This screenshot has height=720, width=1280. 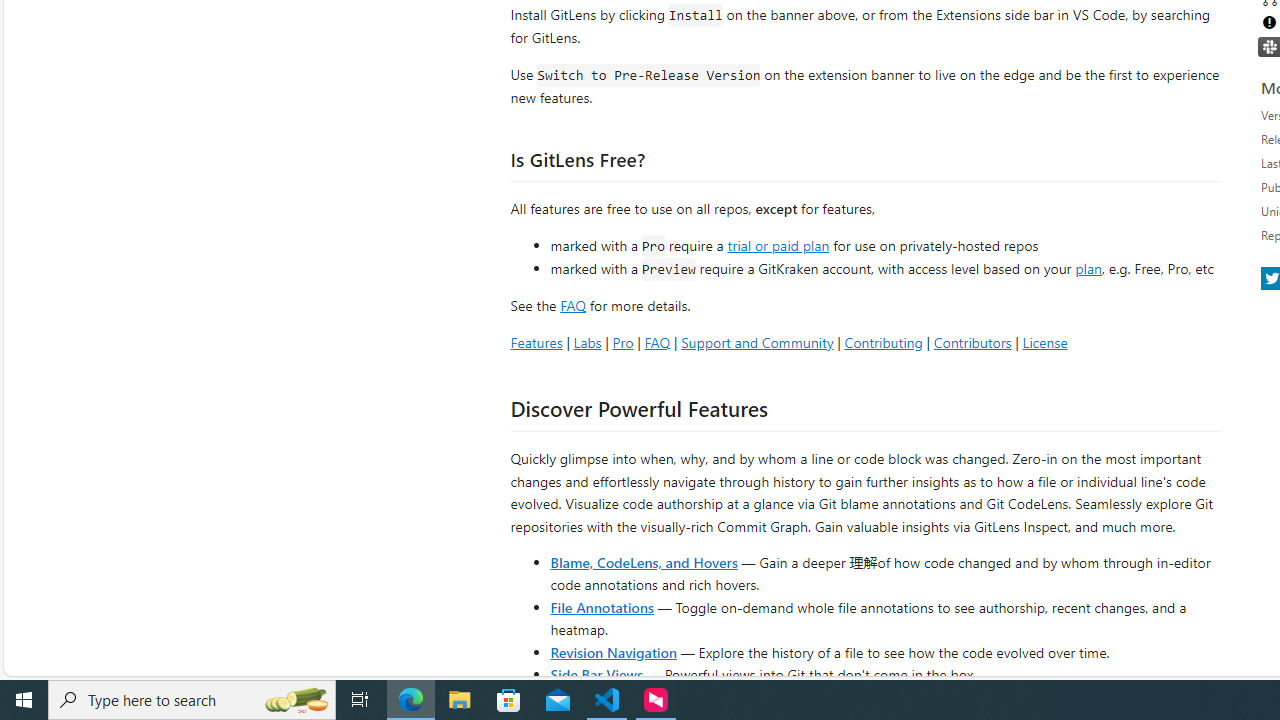 What do you see at coordinates (756, 341) in the screenshot?
I see `'Support and Community'` at bounding box center [756, 341].